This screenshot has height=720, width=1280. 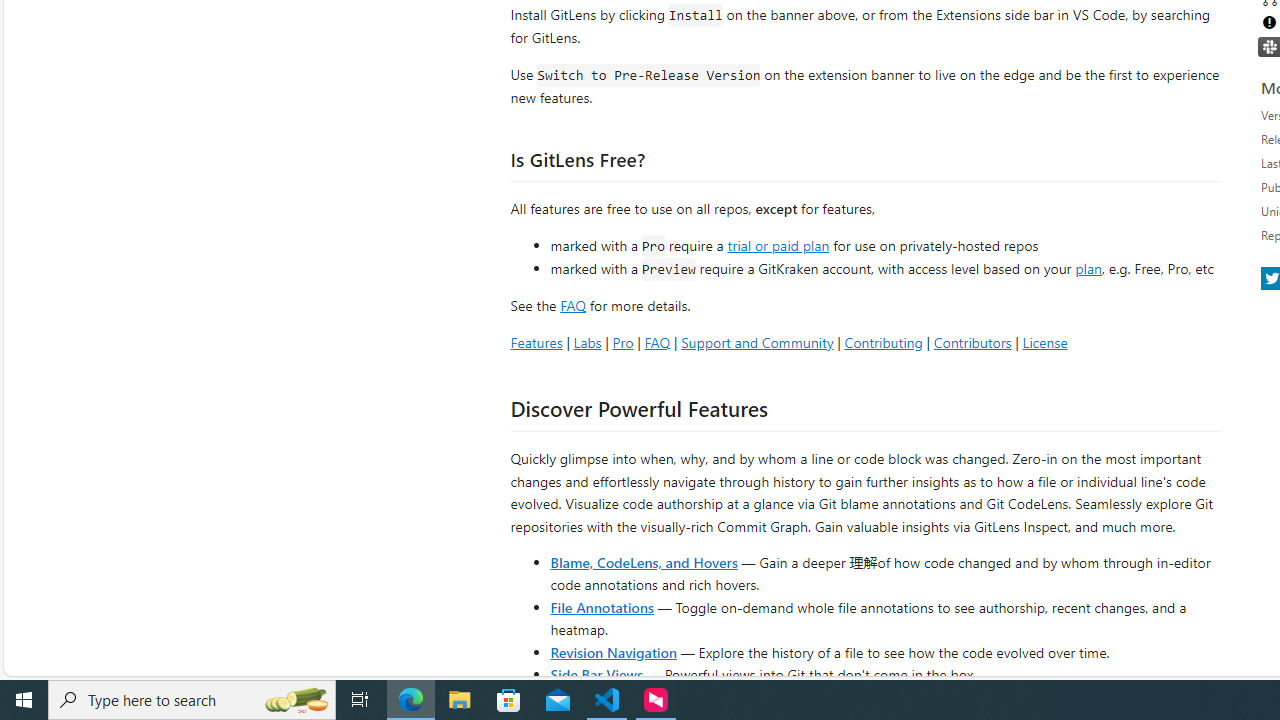 What do you see at coordinates (756, 341) in the screenshot?
I see `'Support and Community'` at bounding box center [756, 341].